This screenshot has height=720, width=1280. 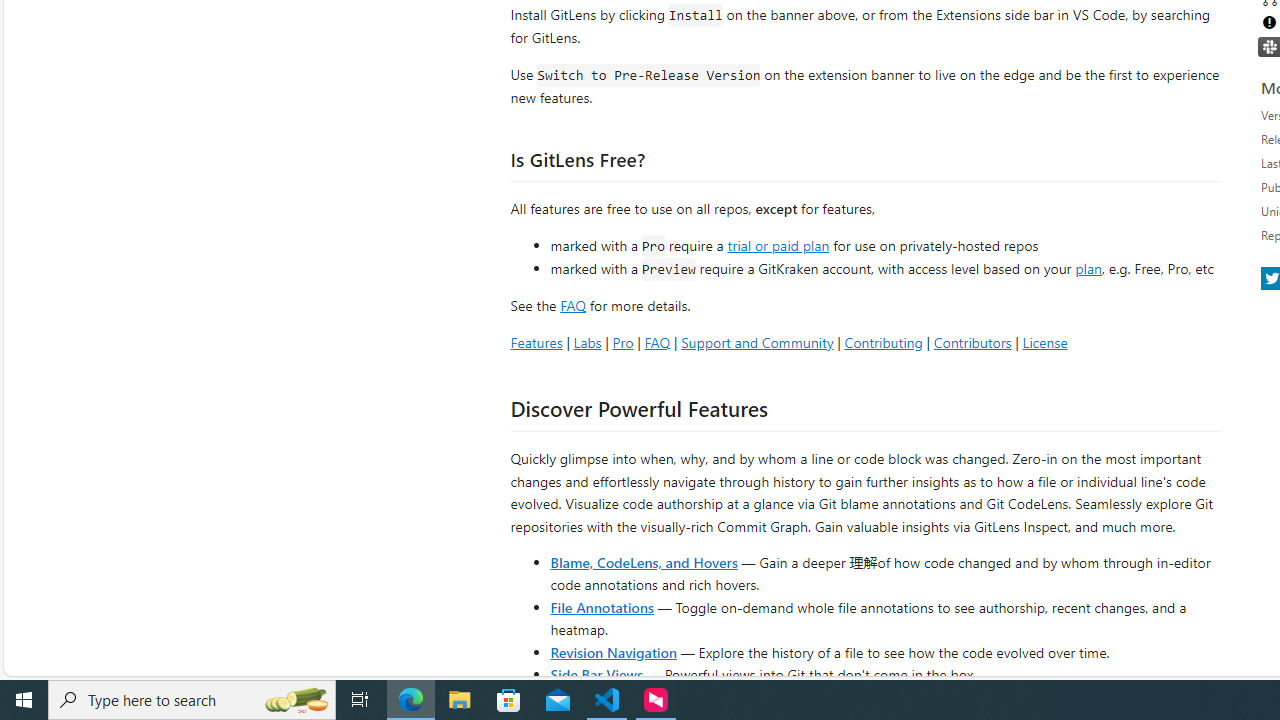 What do you see at coordinates (756, 341) in the screenshot?
I see `'Support and Community'` at bounding box center [756, 341].